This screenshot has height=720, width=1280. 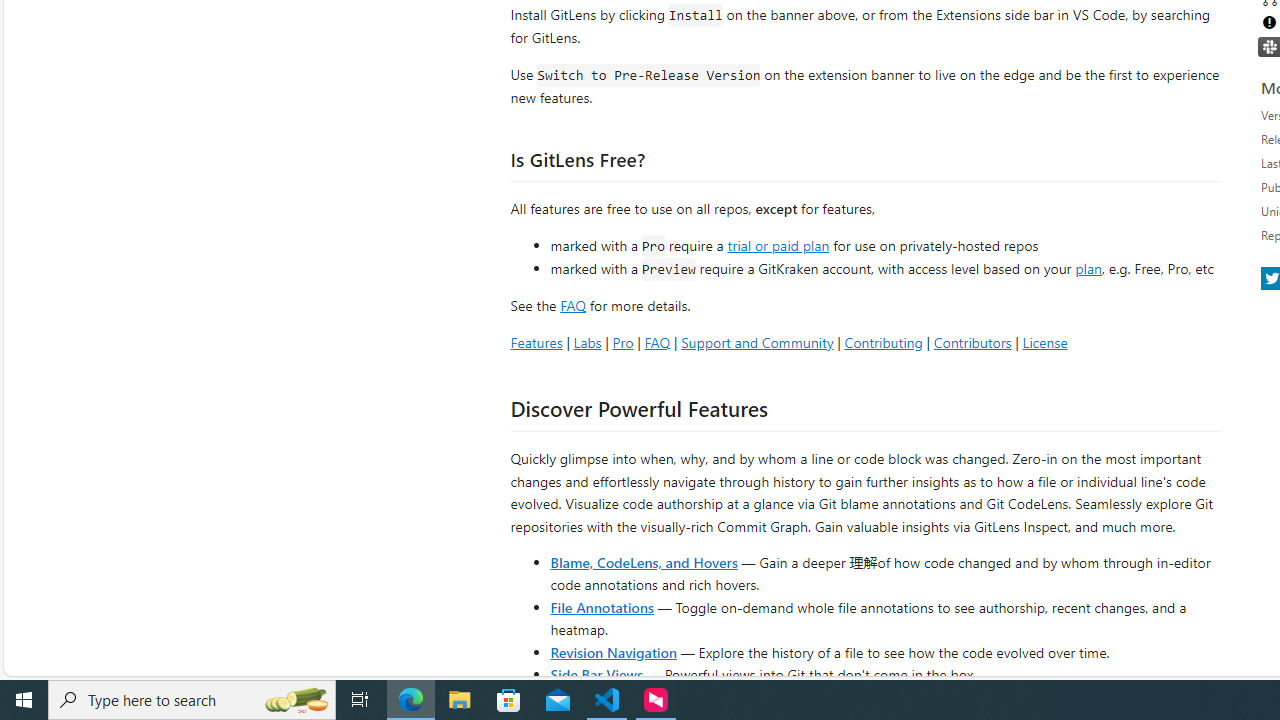 What do you see at coordinates (756, 341) in the screenshot?
I see `'Support and Community'` at bounding box center [756, 341].